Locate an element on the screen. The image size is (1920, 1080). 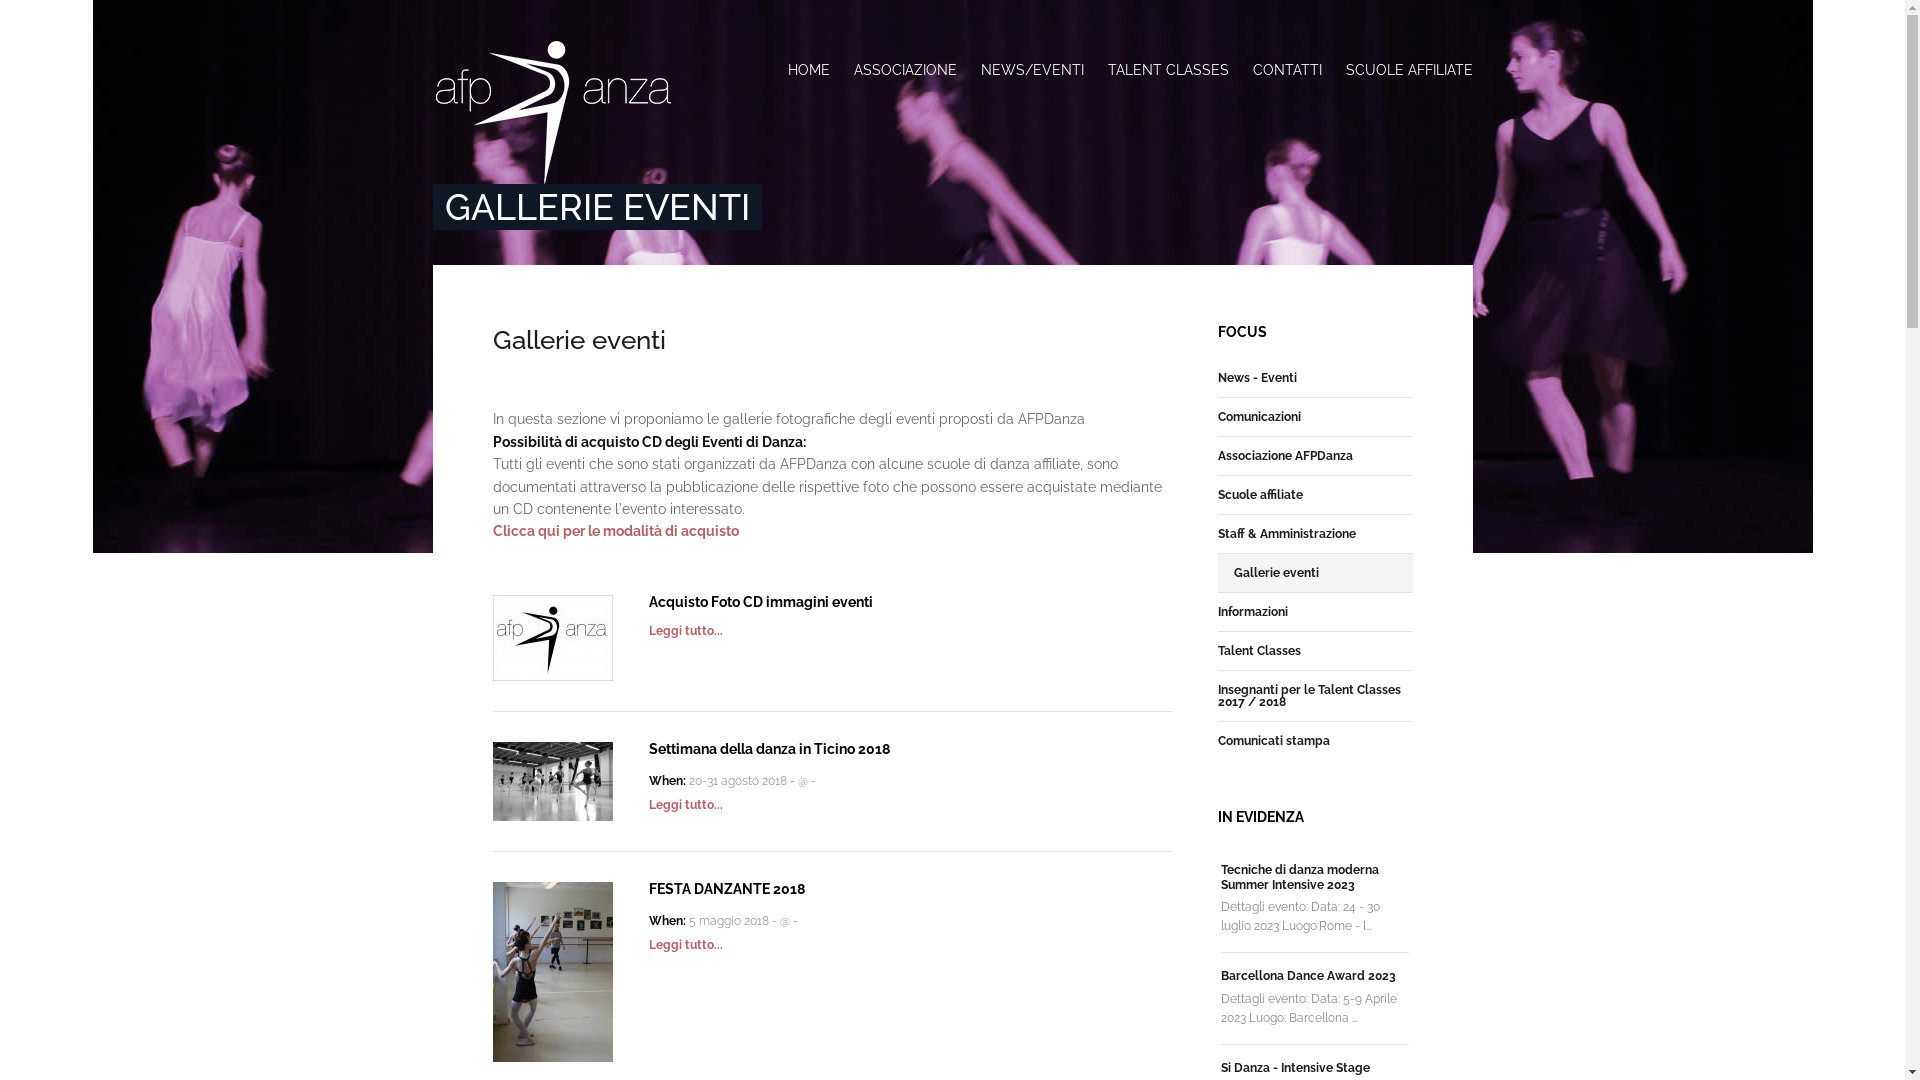
'HOME' is located at coordinates (786, 68).